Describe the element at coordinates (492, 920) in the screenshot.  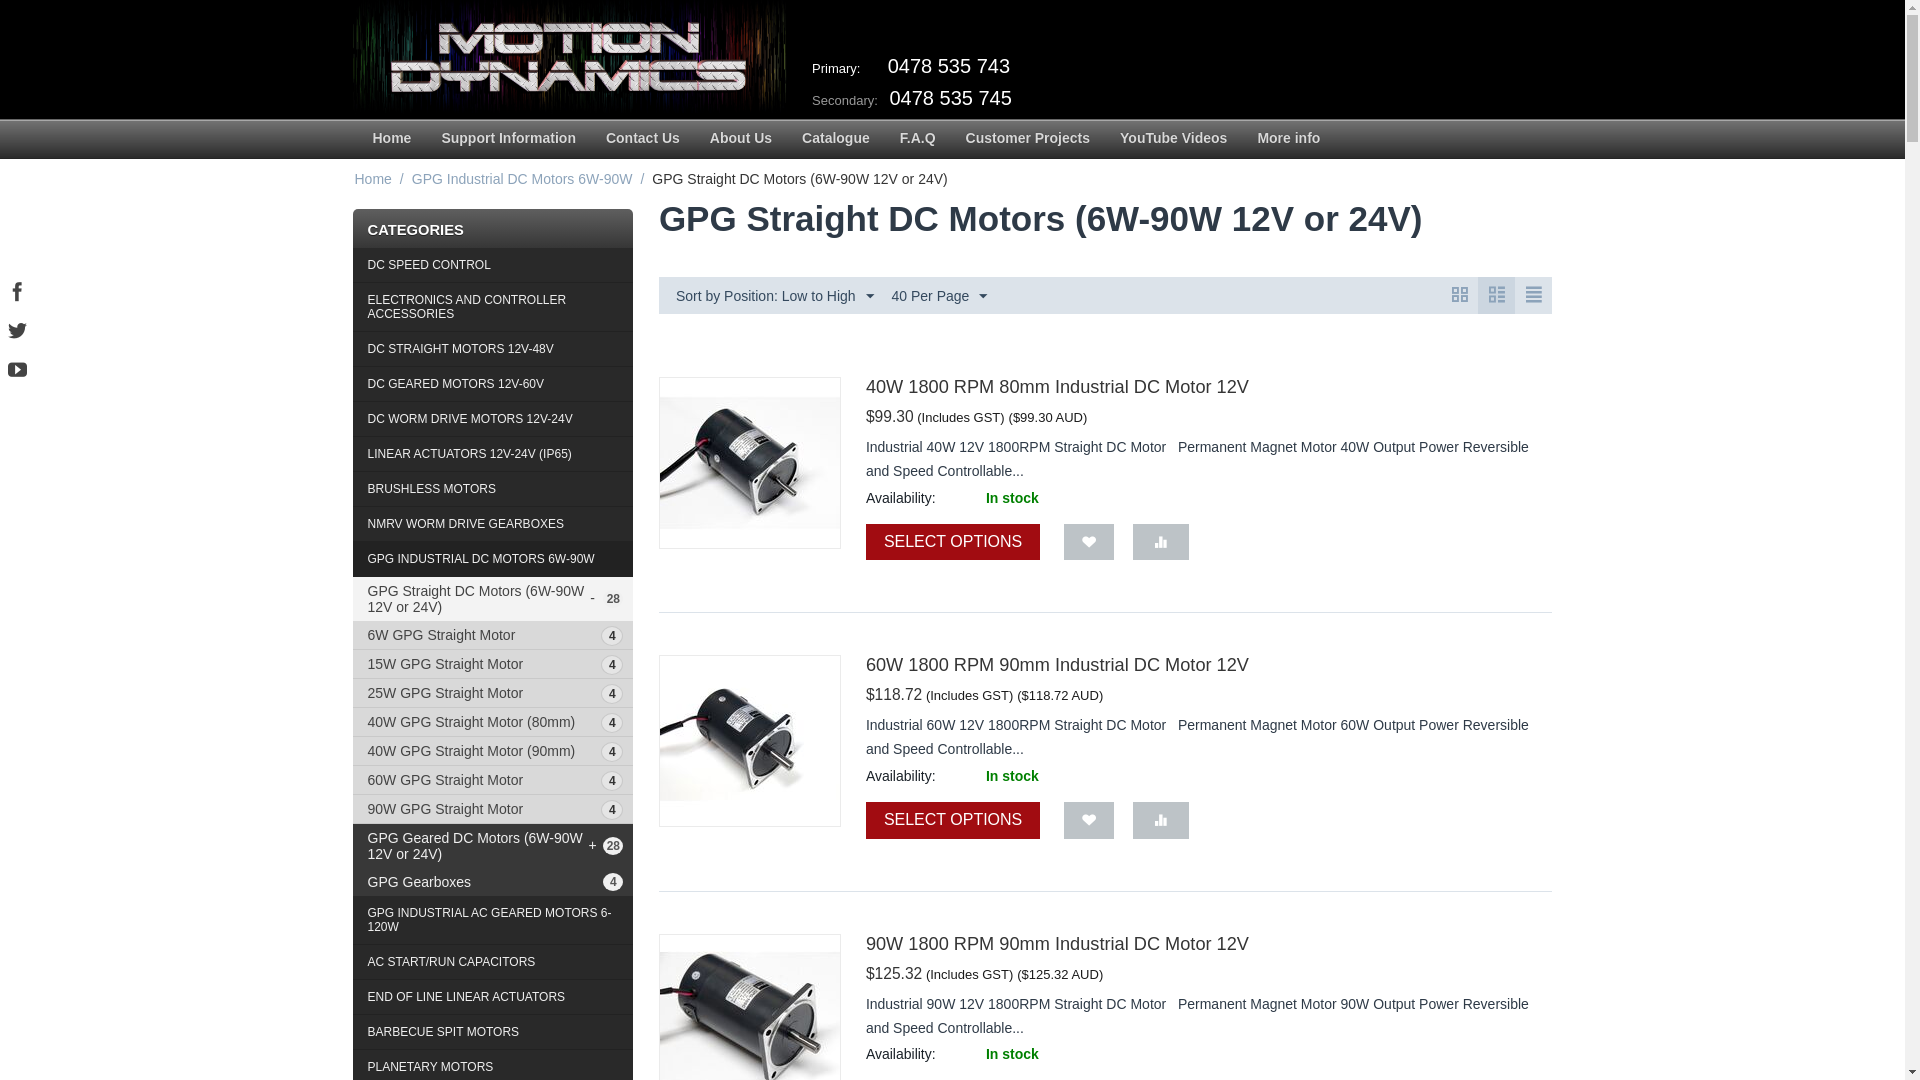
I see `'GPG INDUSTRIAL AC GEARED MOTORS 6-120W'` at that location.